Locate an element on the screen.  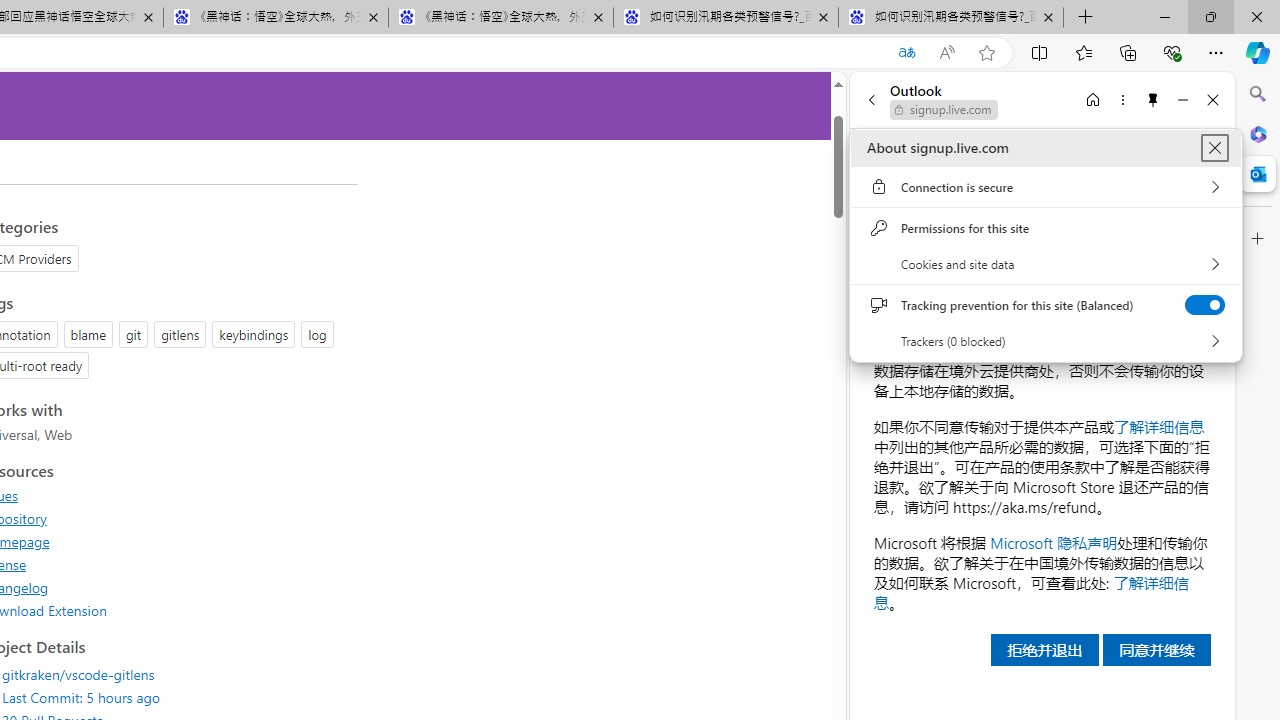
'Permissions for this site' is located at coordinates (1045, 227).